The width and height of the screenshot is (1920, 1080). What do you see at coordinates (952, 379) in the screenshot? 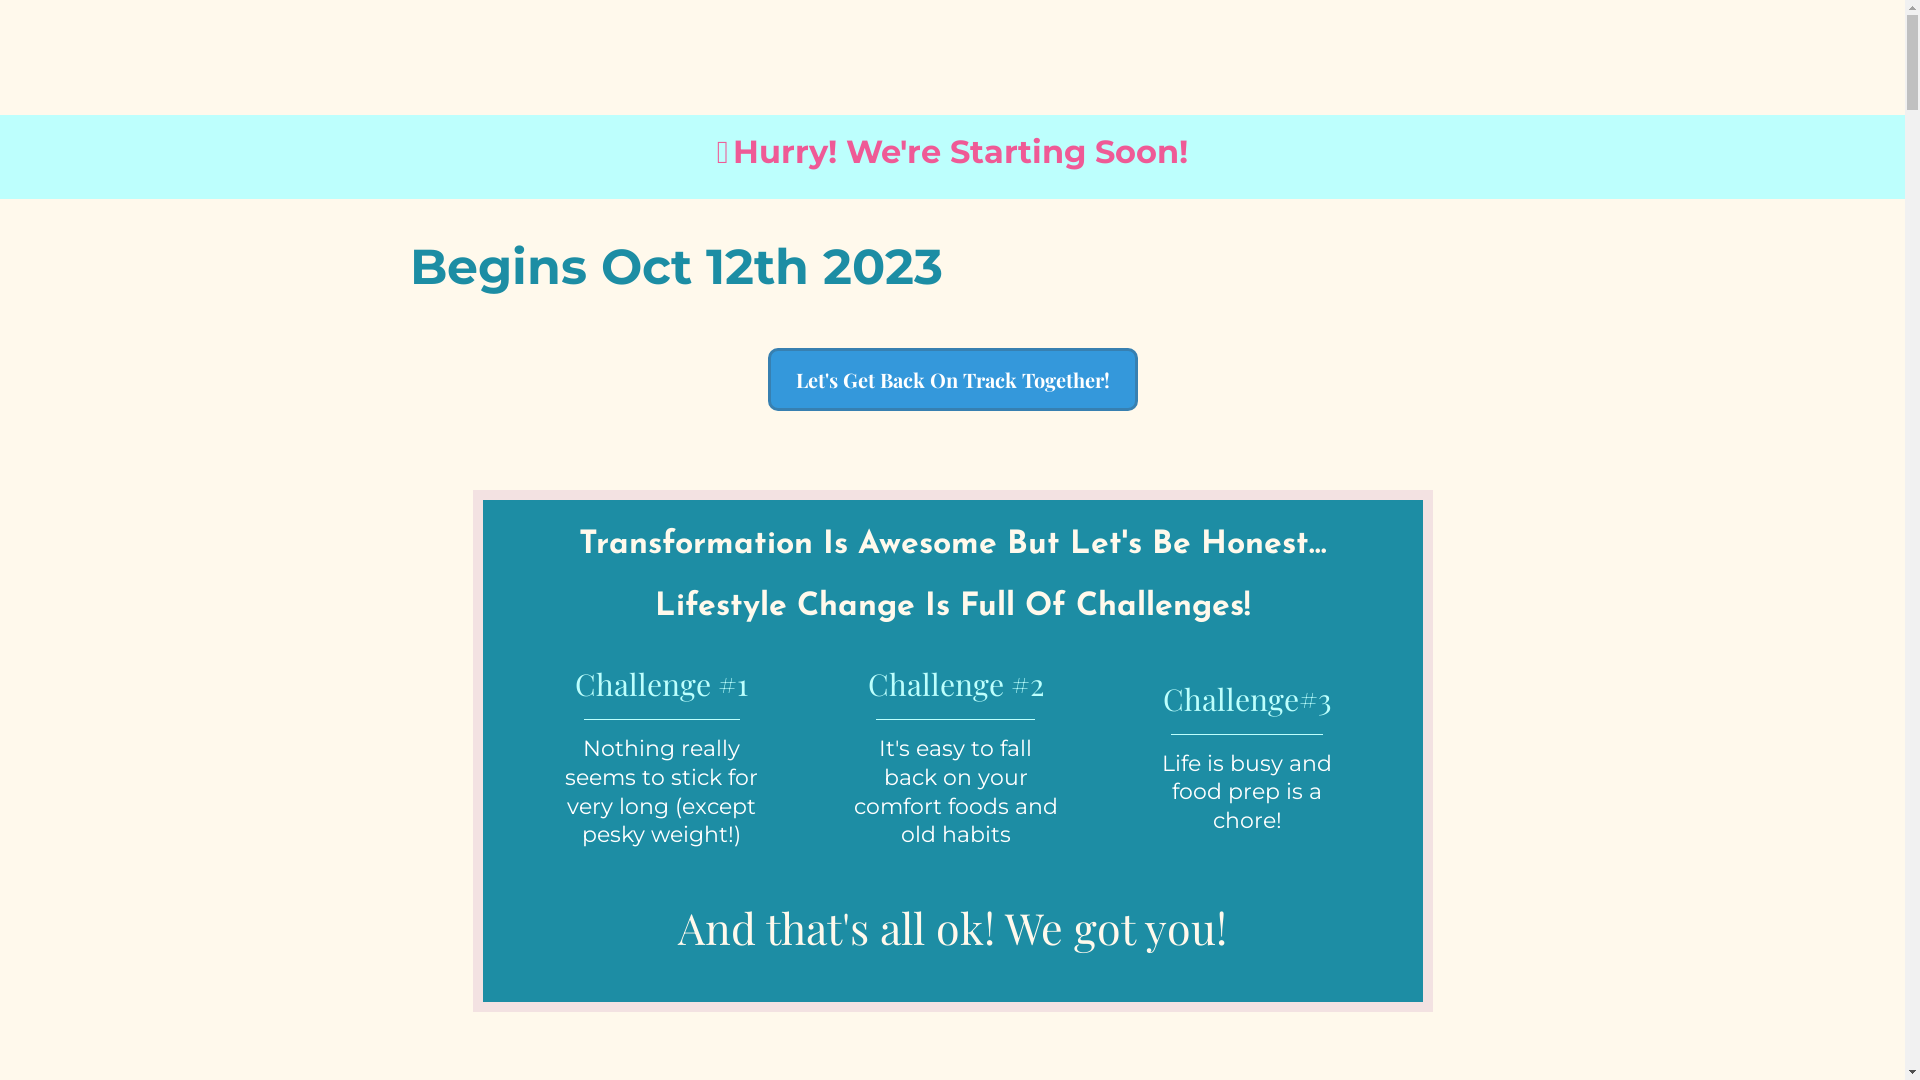
I see `'Let's Get Back On Track Together!'` at bounding box center [952, 379].